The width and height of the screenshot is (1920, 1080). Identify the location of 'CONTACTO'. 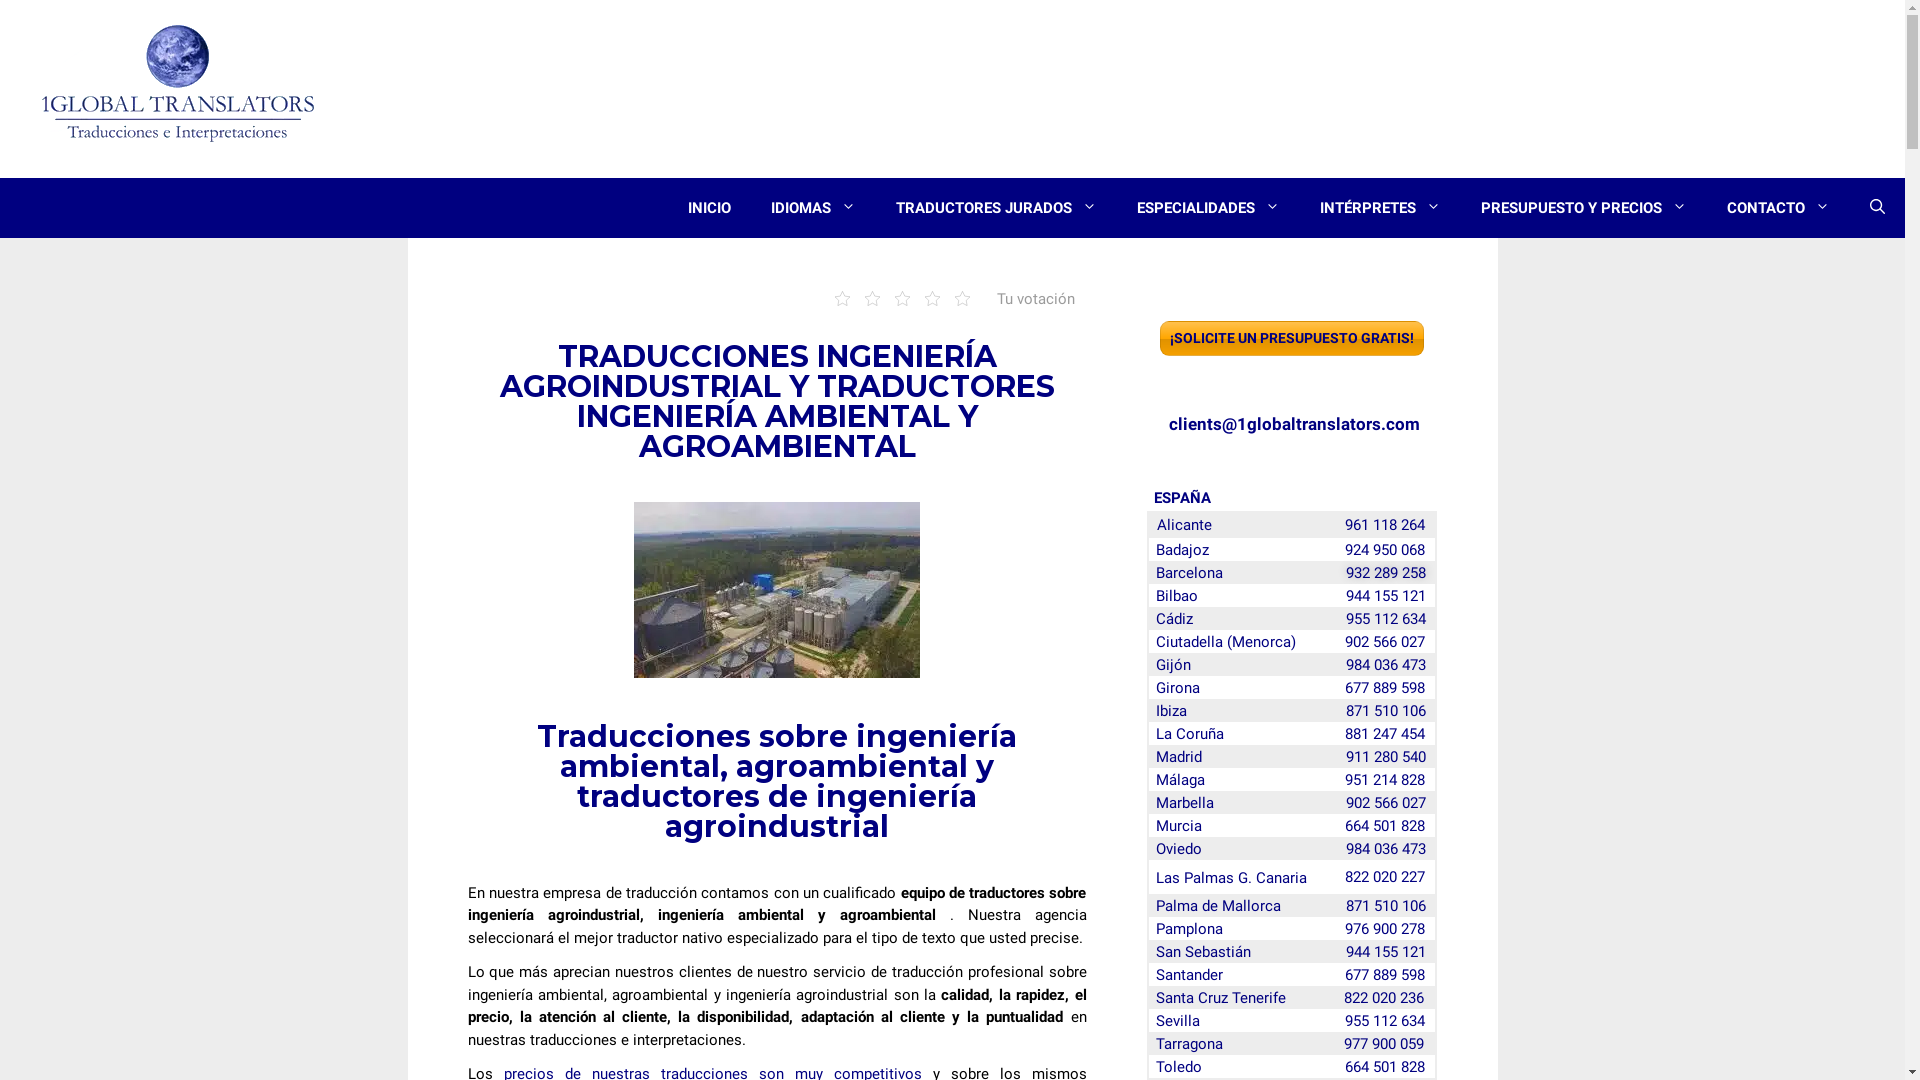
(1778, 208).